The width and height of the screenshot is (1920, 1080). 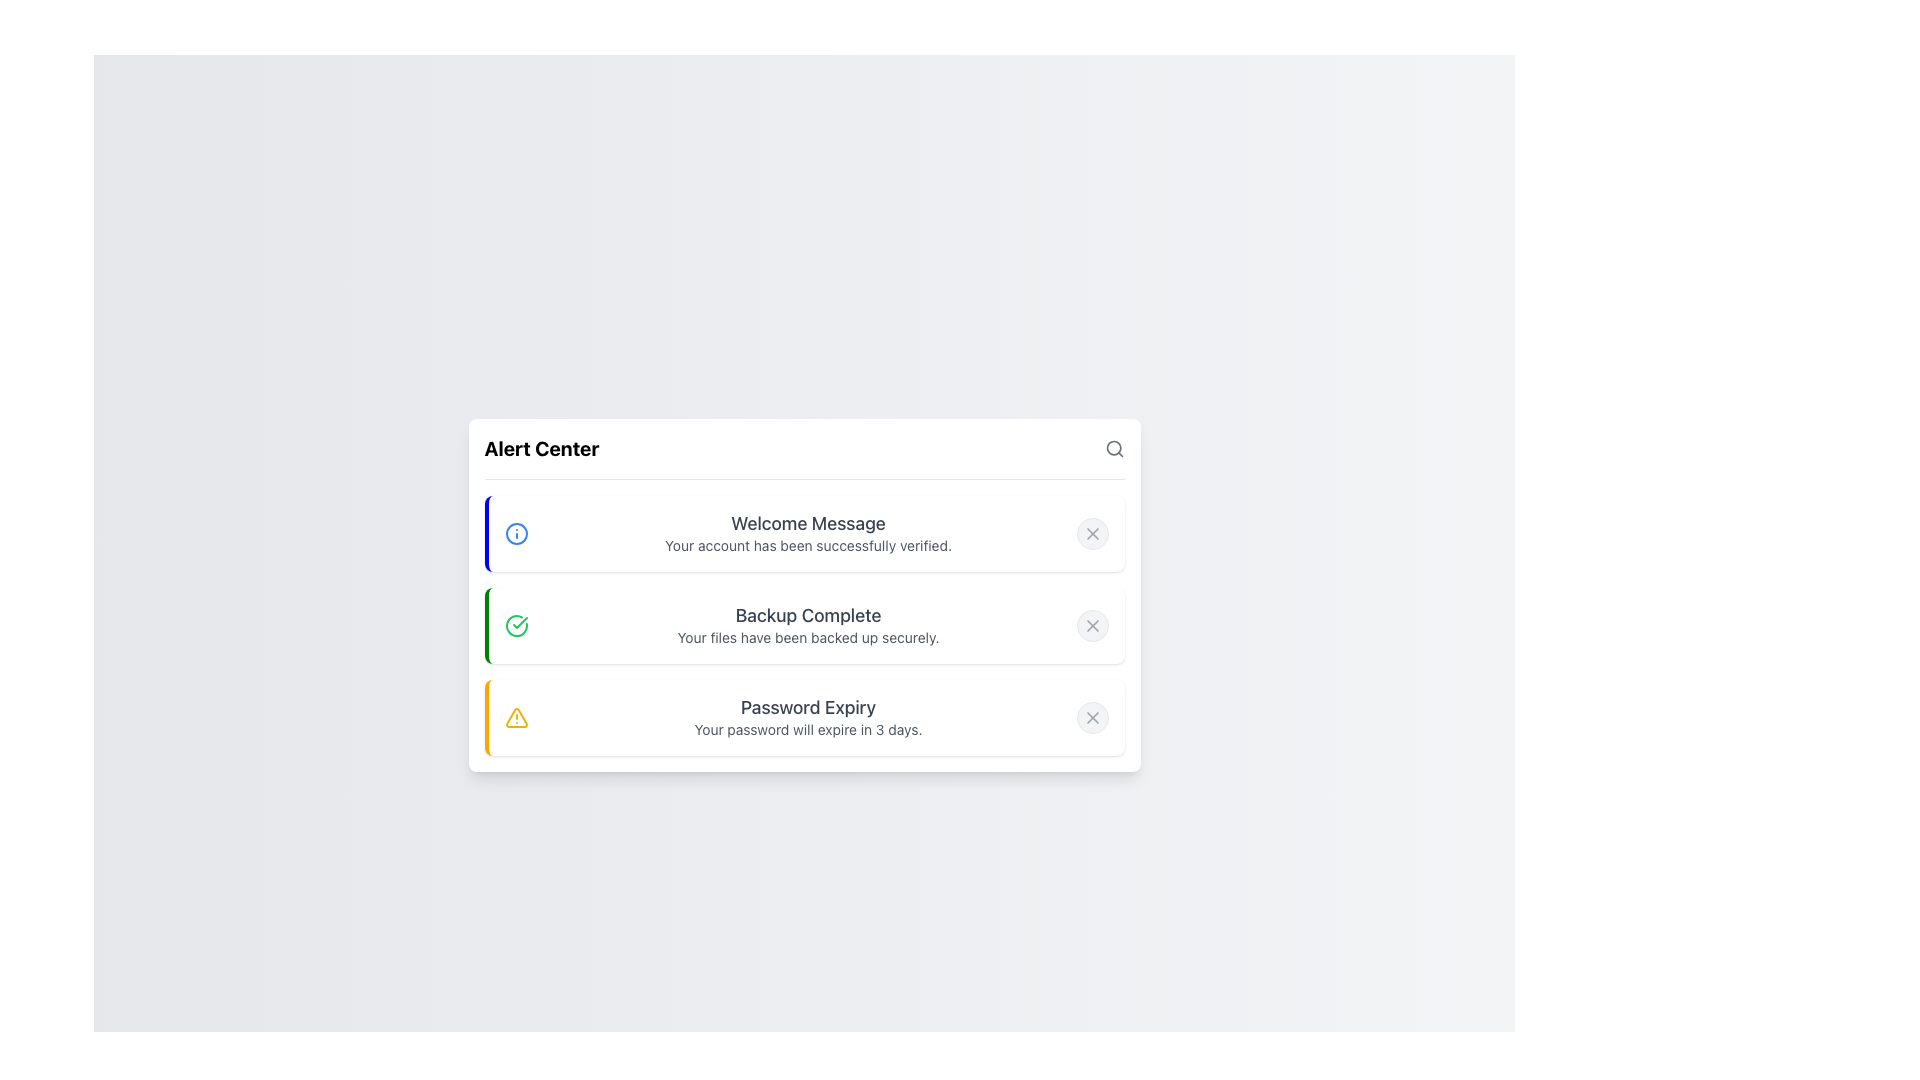 I want to click on the Informational Alert Box that displays 'Backup Complete' with a white background and a green vertical stripe on the left, so click(x=804, y=624).